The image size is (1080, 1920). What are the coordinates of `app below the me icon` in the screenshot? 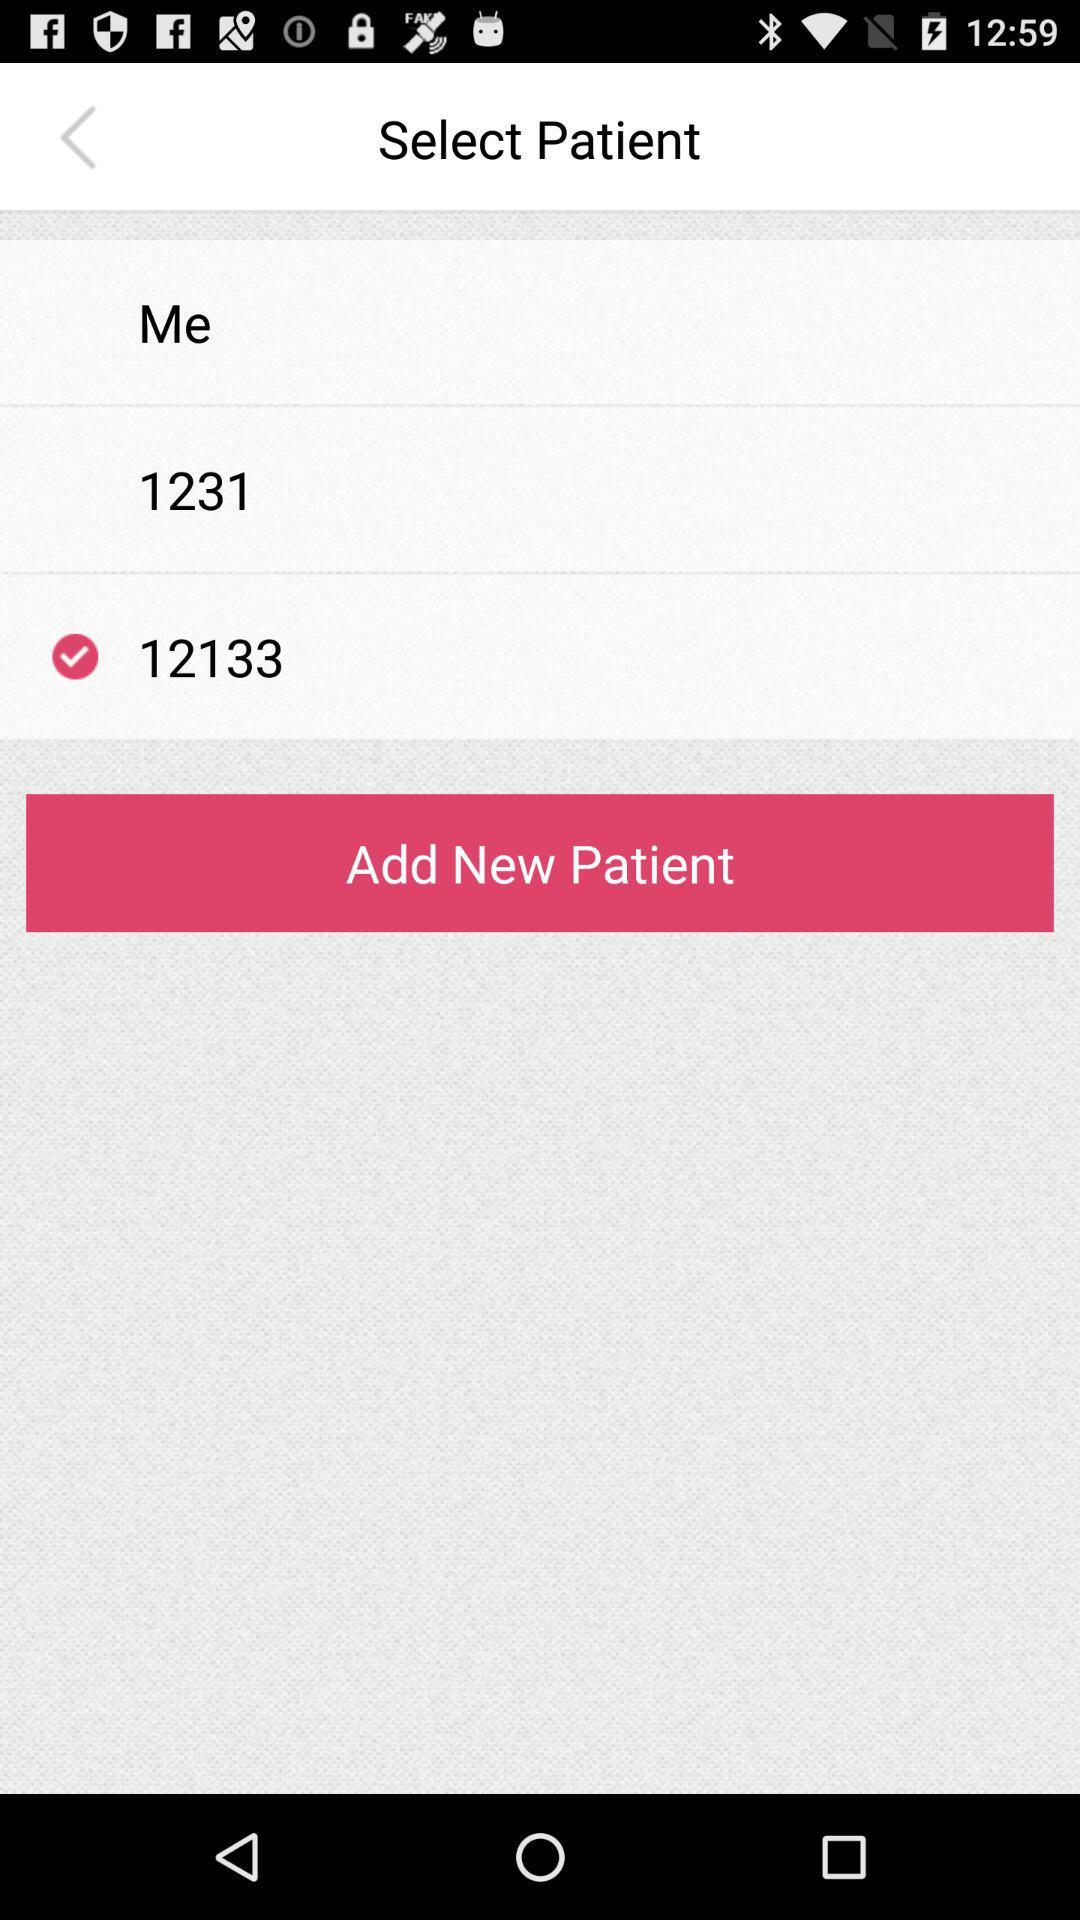 It's located at (540, 404).